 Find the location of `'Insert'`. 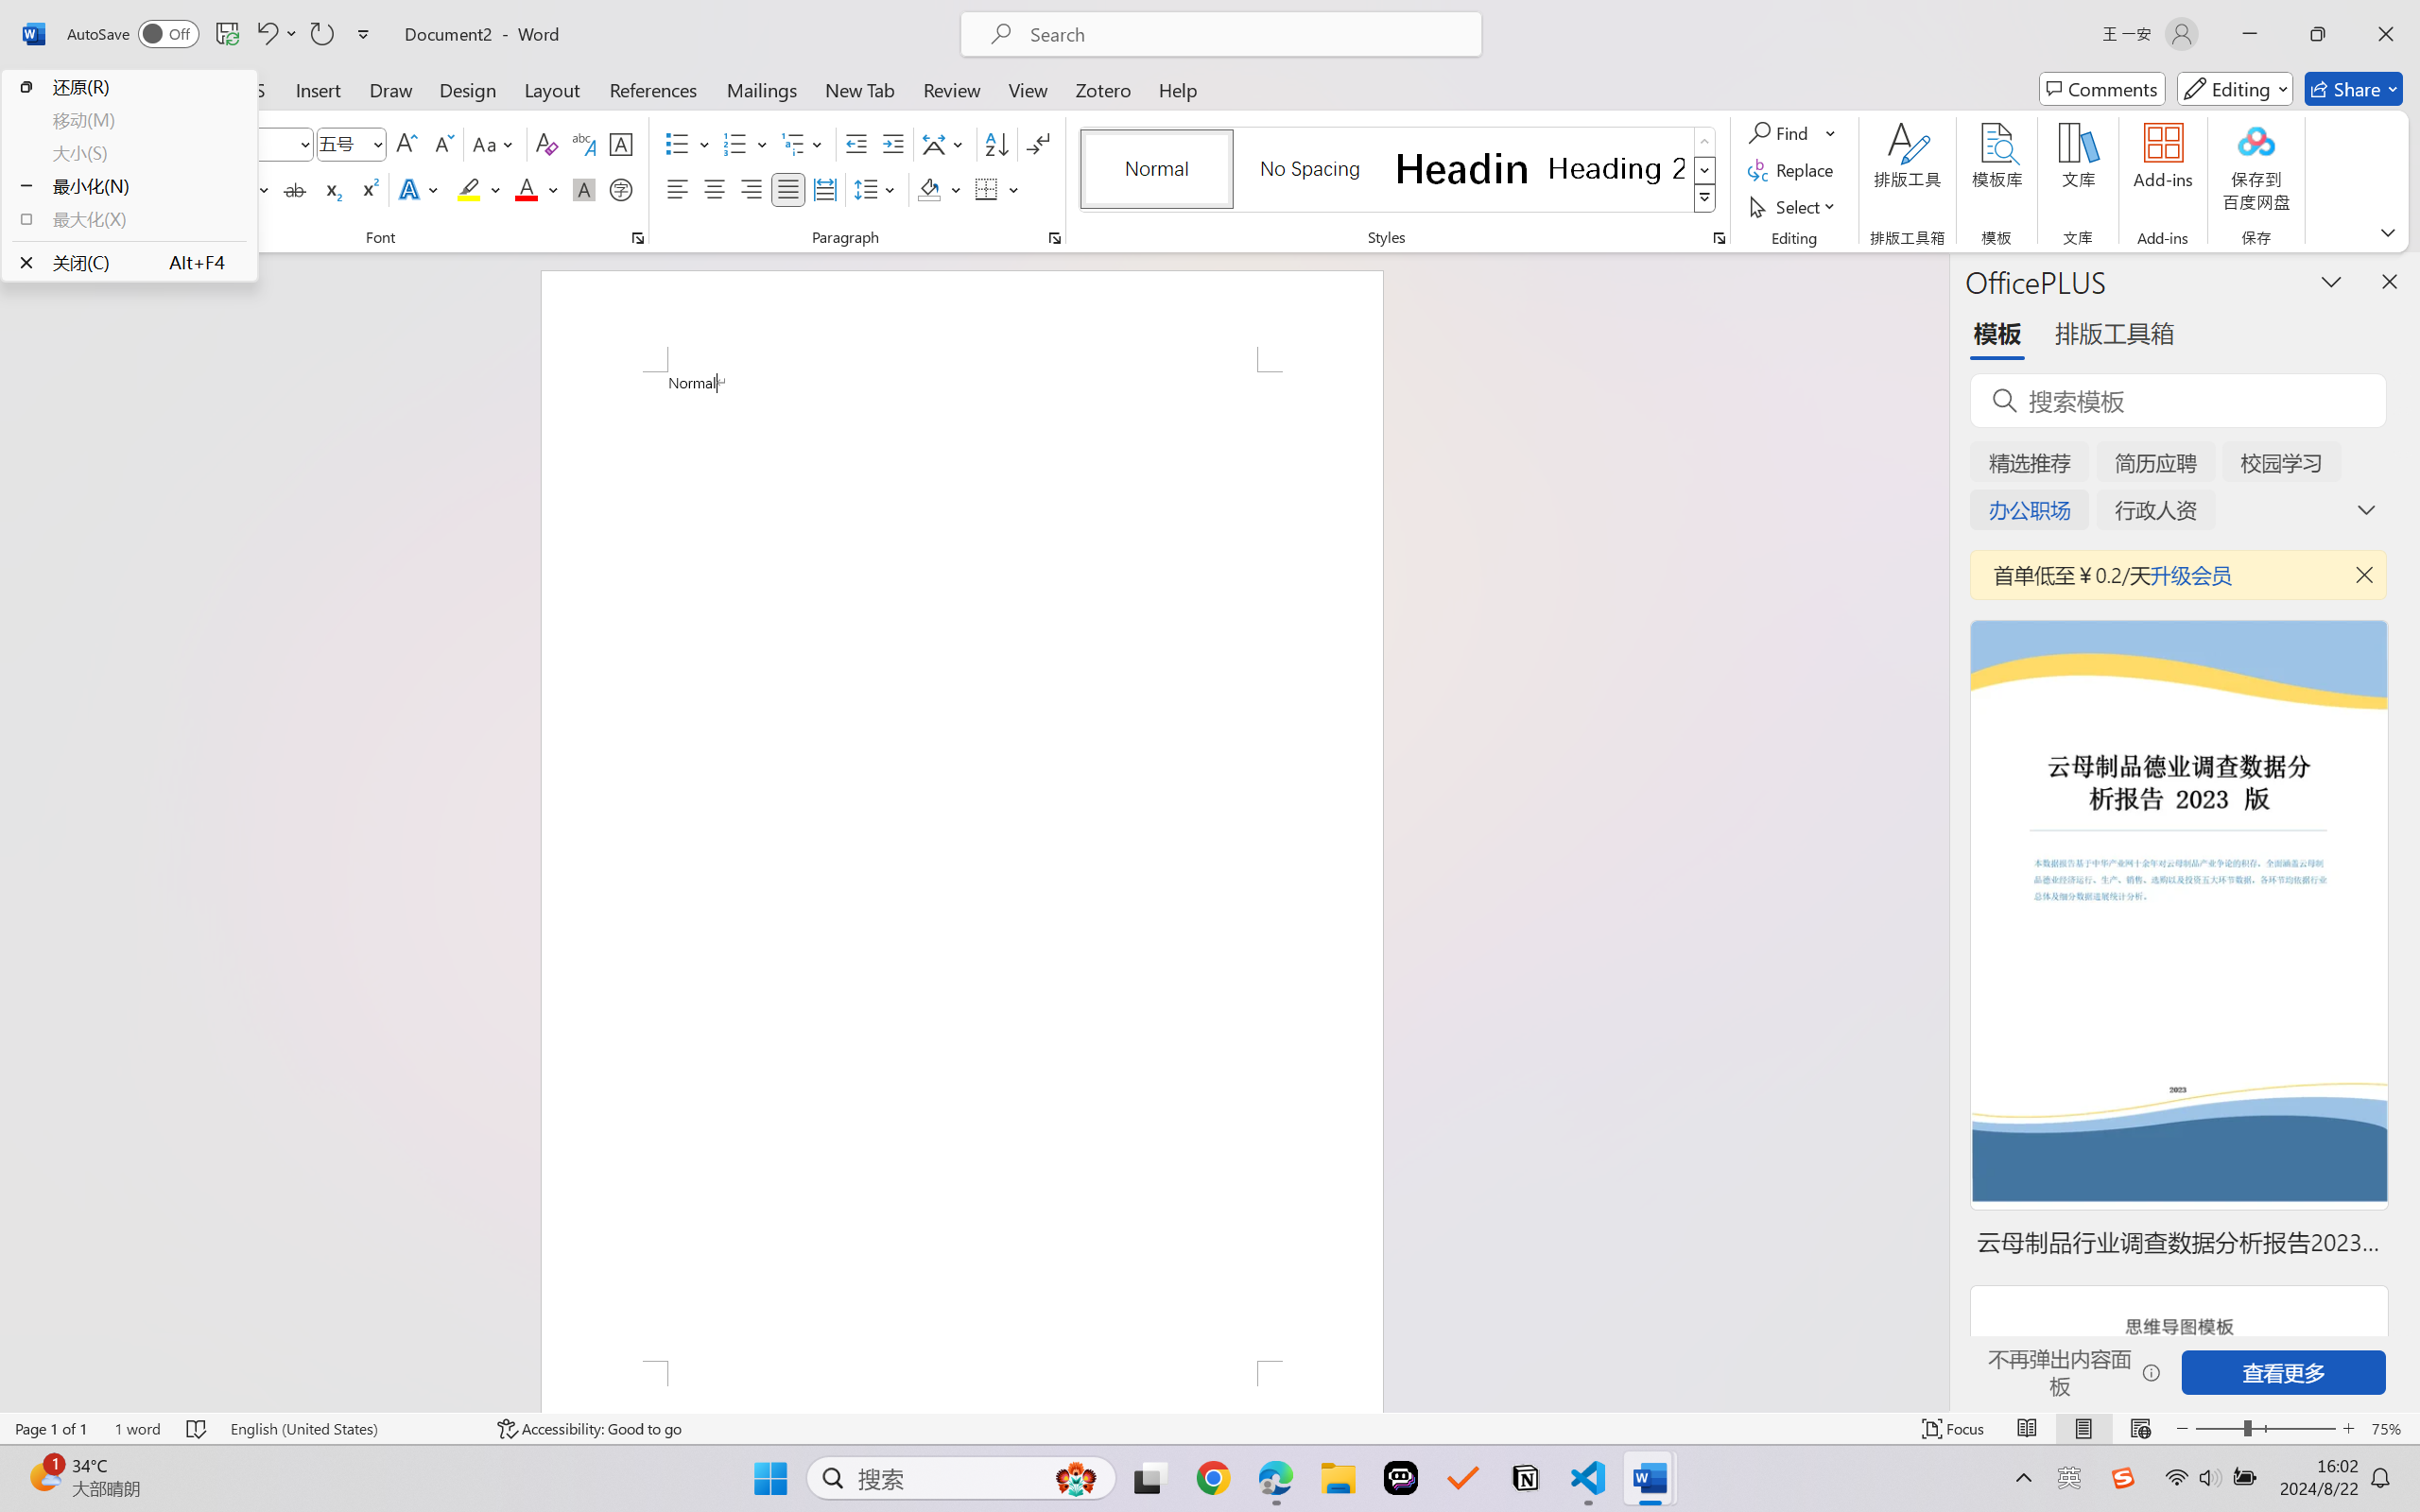

'Insert' is located at coordinates (317, 88).